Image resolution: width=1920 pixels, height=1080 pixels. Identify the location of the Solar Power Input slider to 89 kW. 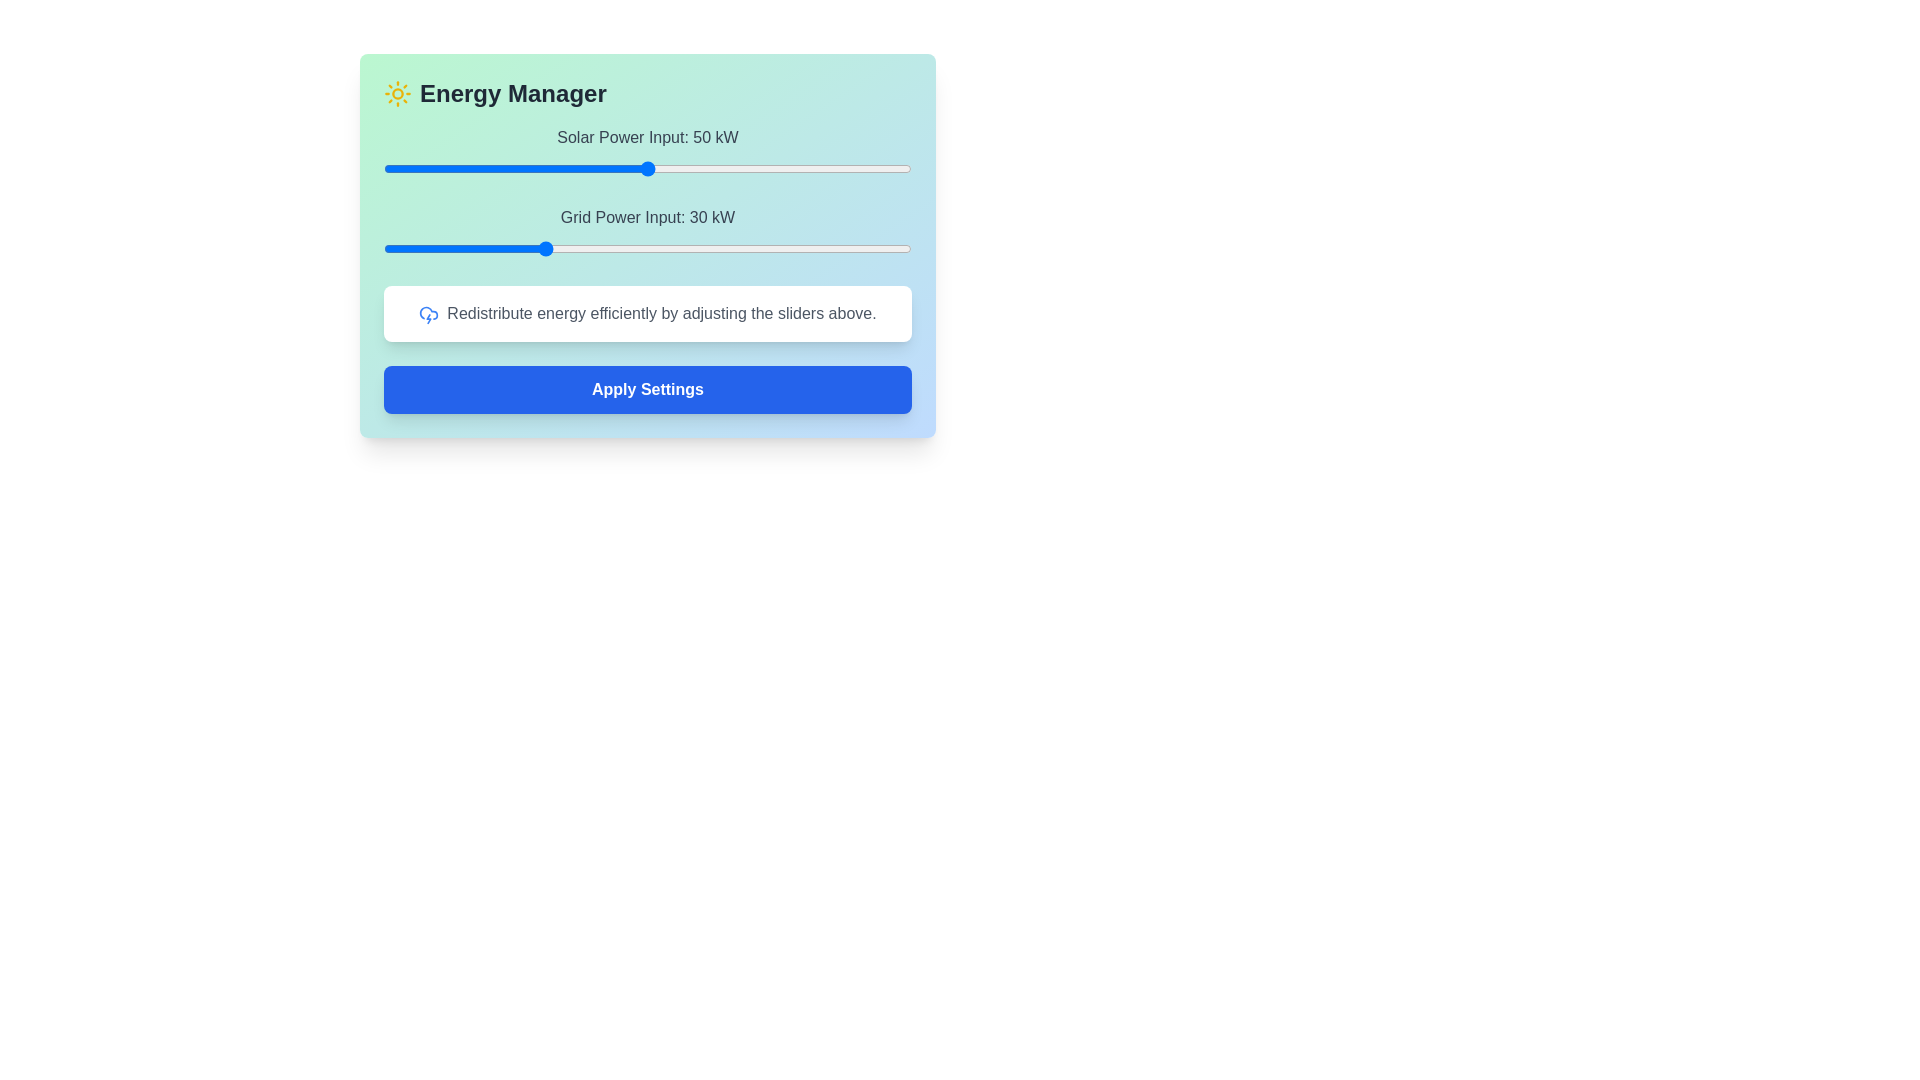
(853, 168).